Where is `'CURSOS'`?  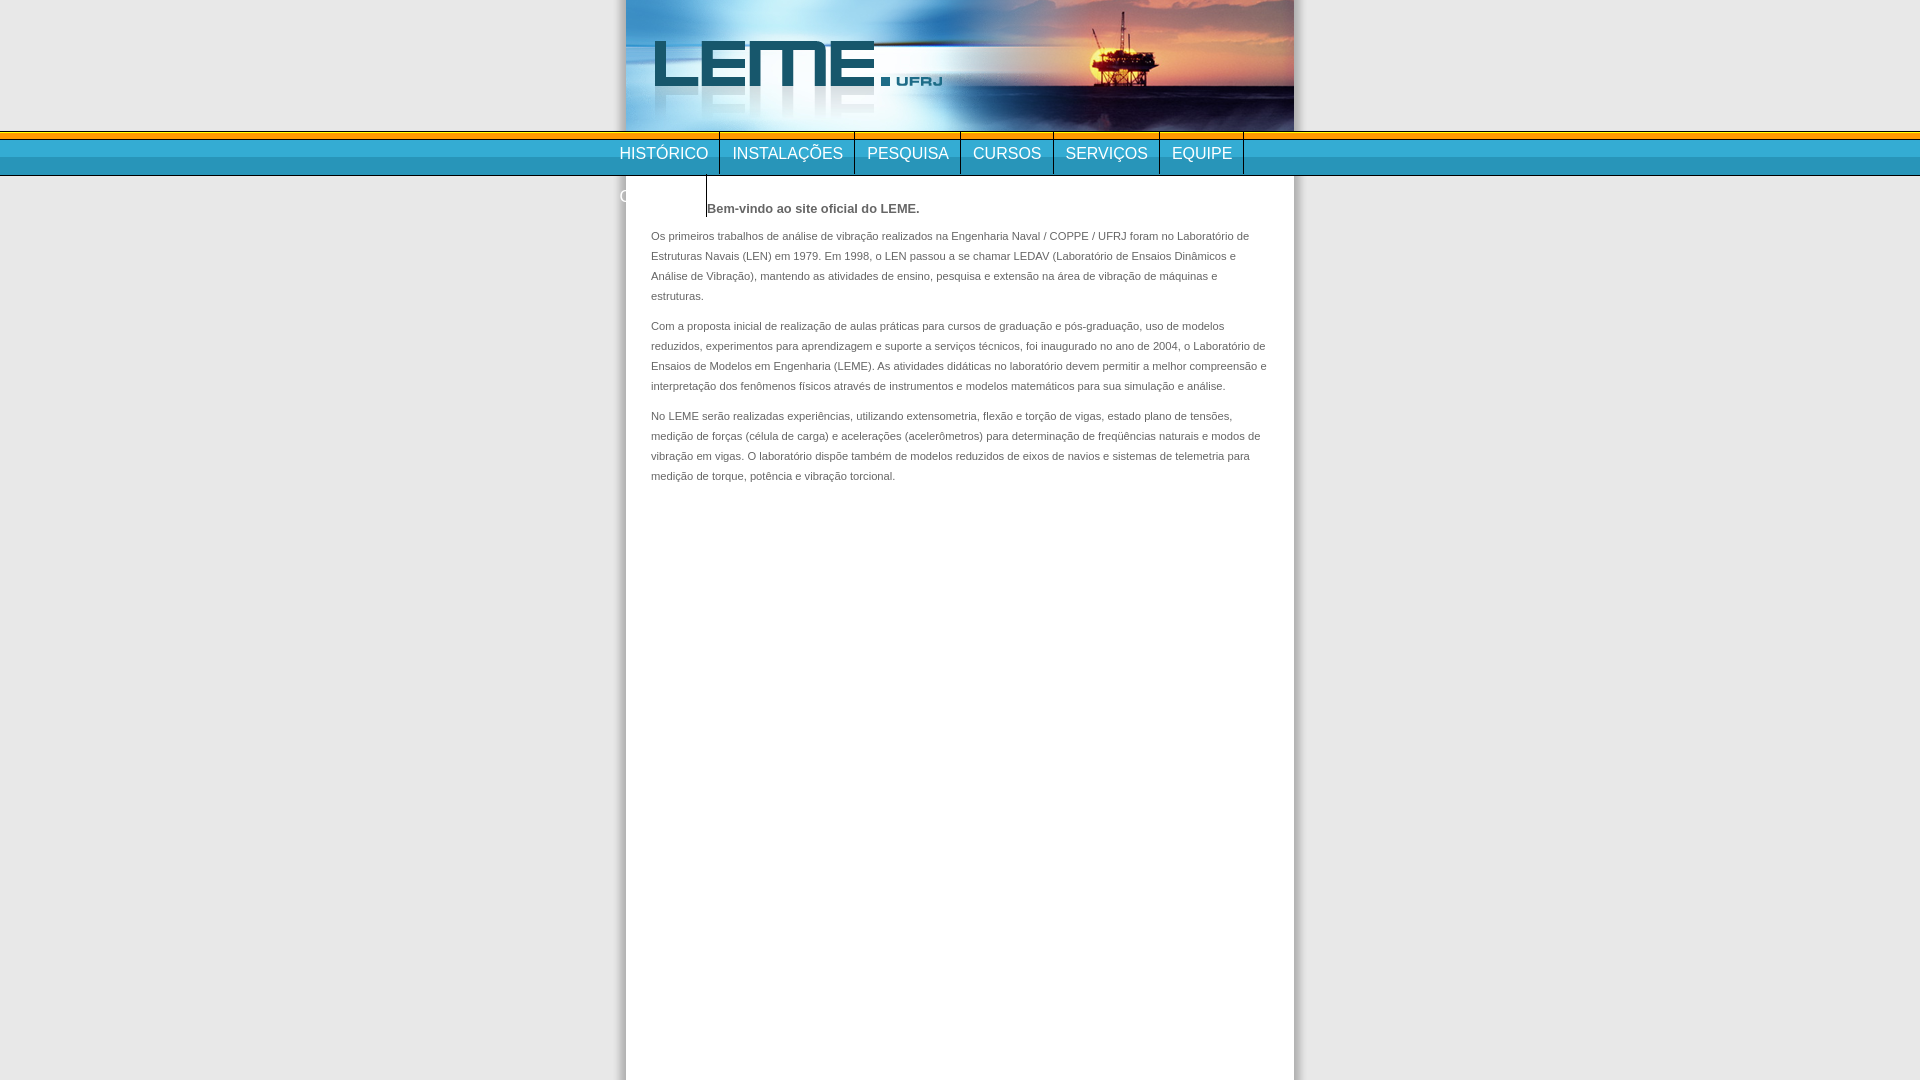 'CURSOS' is located at coordinates (1007, 151).